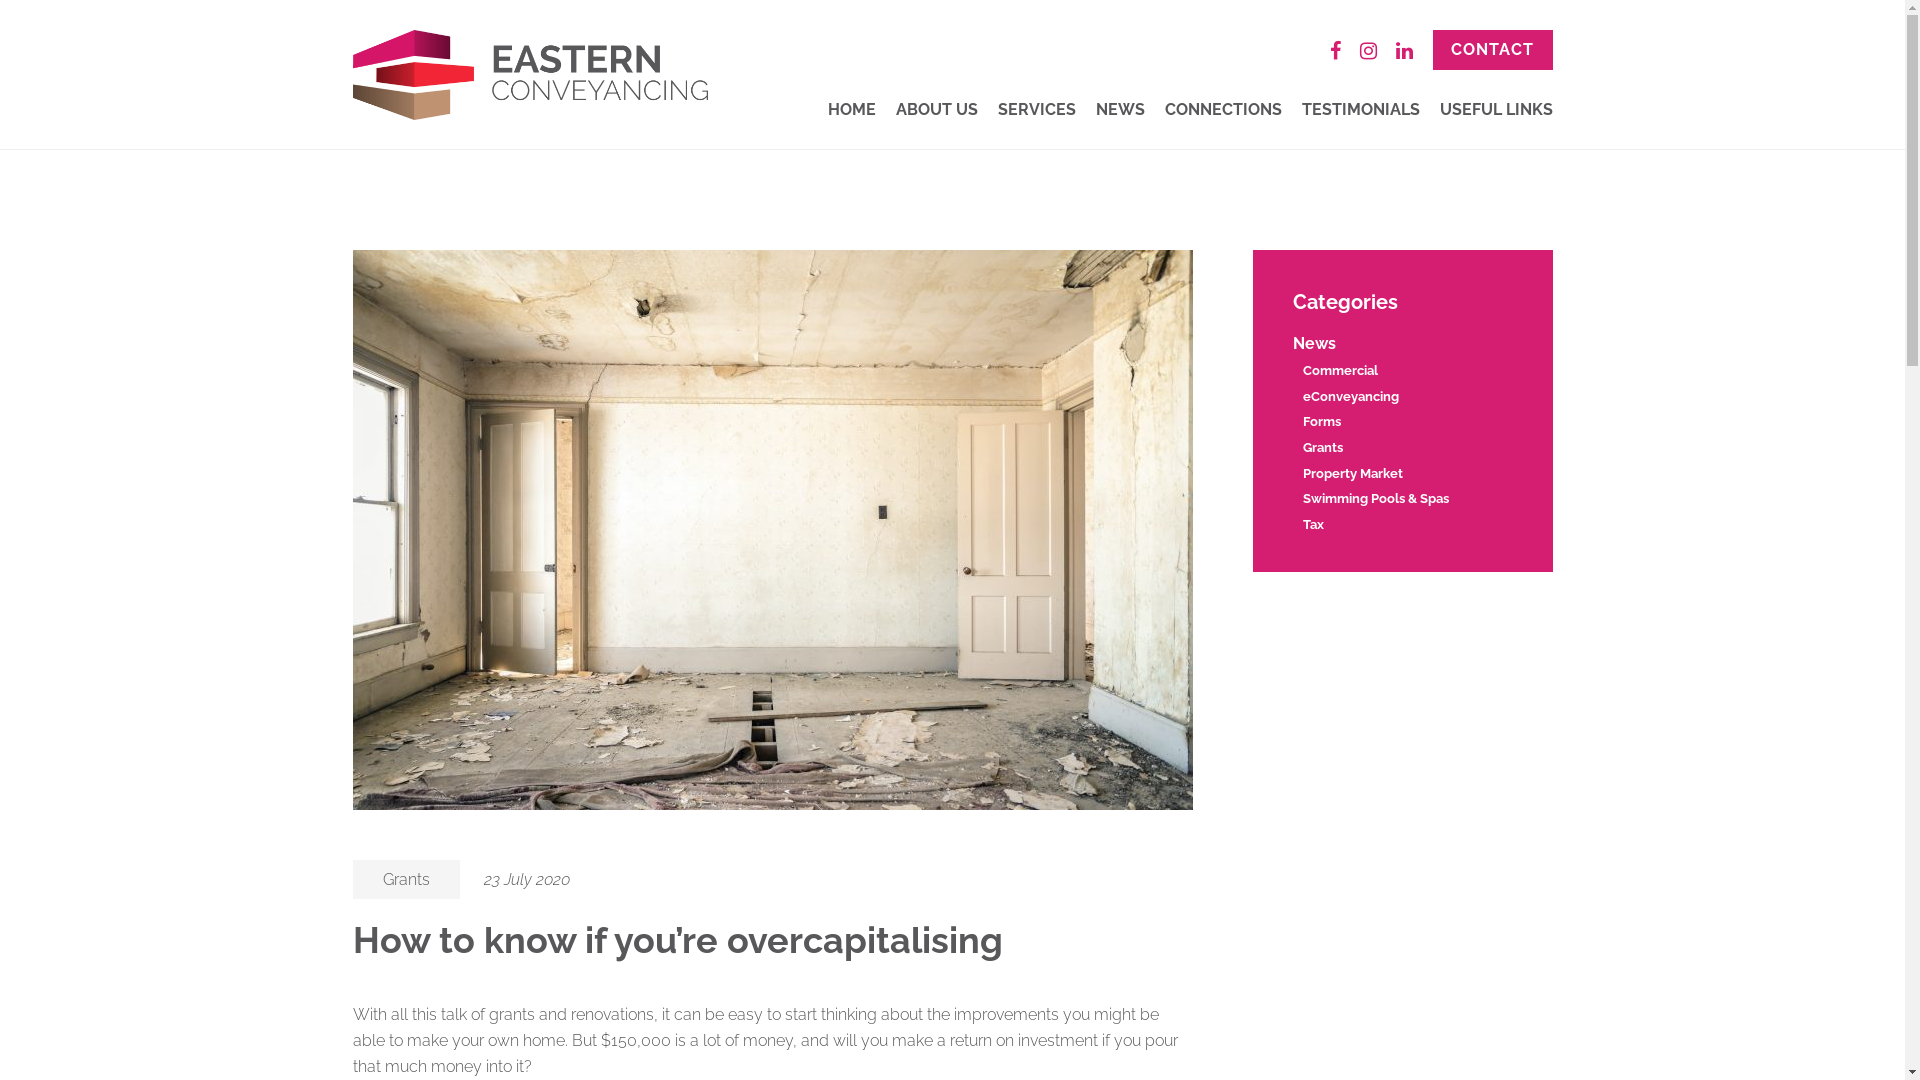 The width and height of the screenshot is (1920, 1080). Describe the element at coordinates (1036, 109) in the screenshot. I see `'SERVICES'` at that location.